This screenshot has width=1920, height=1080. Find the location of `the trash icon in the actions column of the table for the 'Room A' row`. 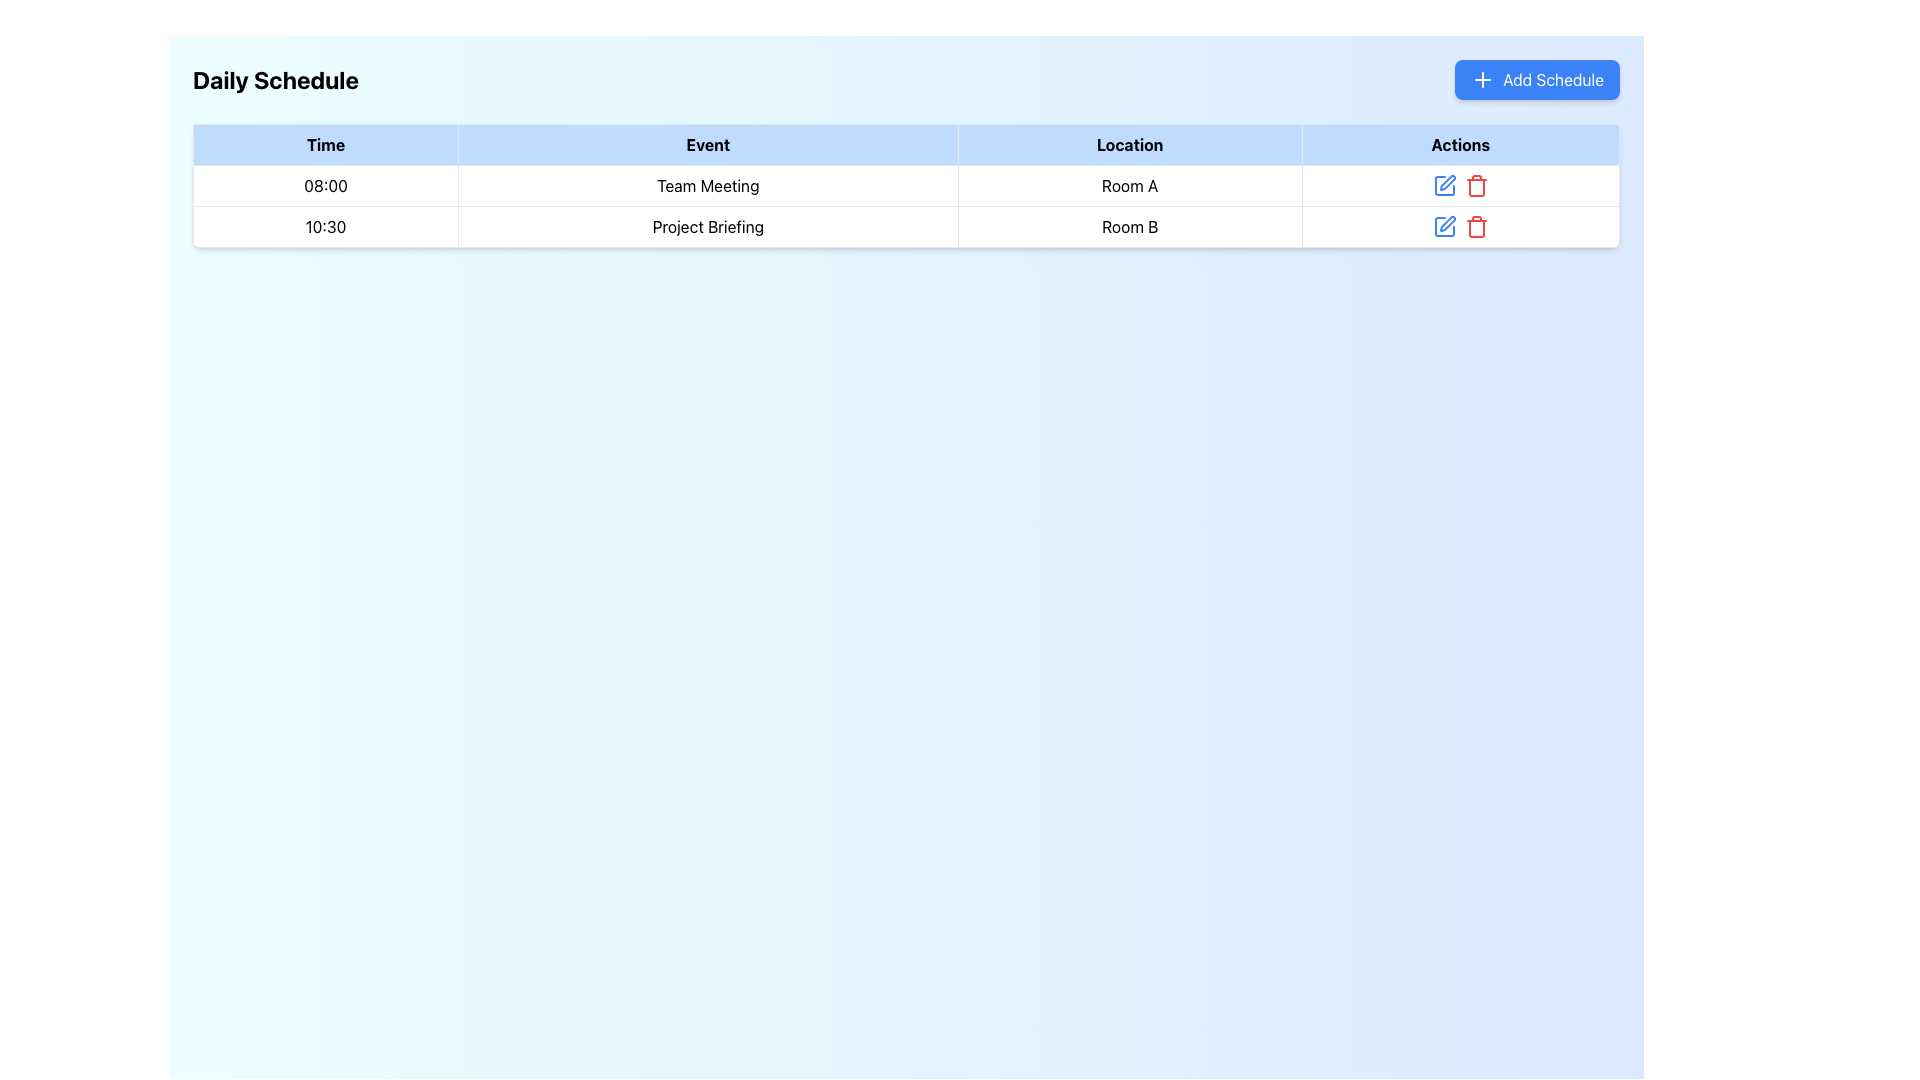

the trash icon in the actions column of the table for the 'Room A' row is located at coordinates (1460, 185).